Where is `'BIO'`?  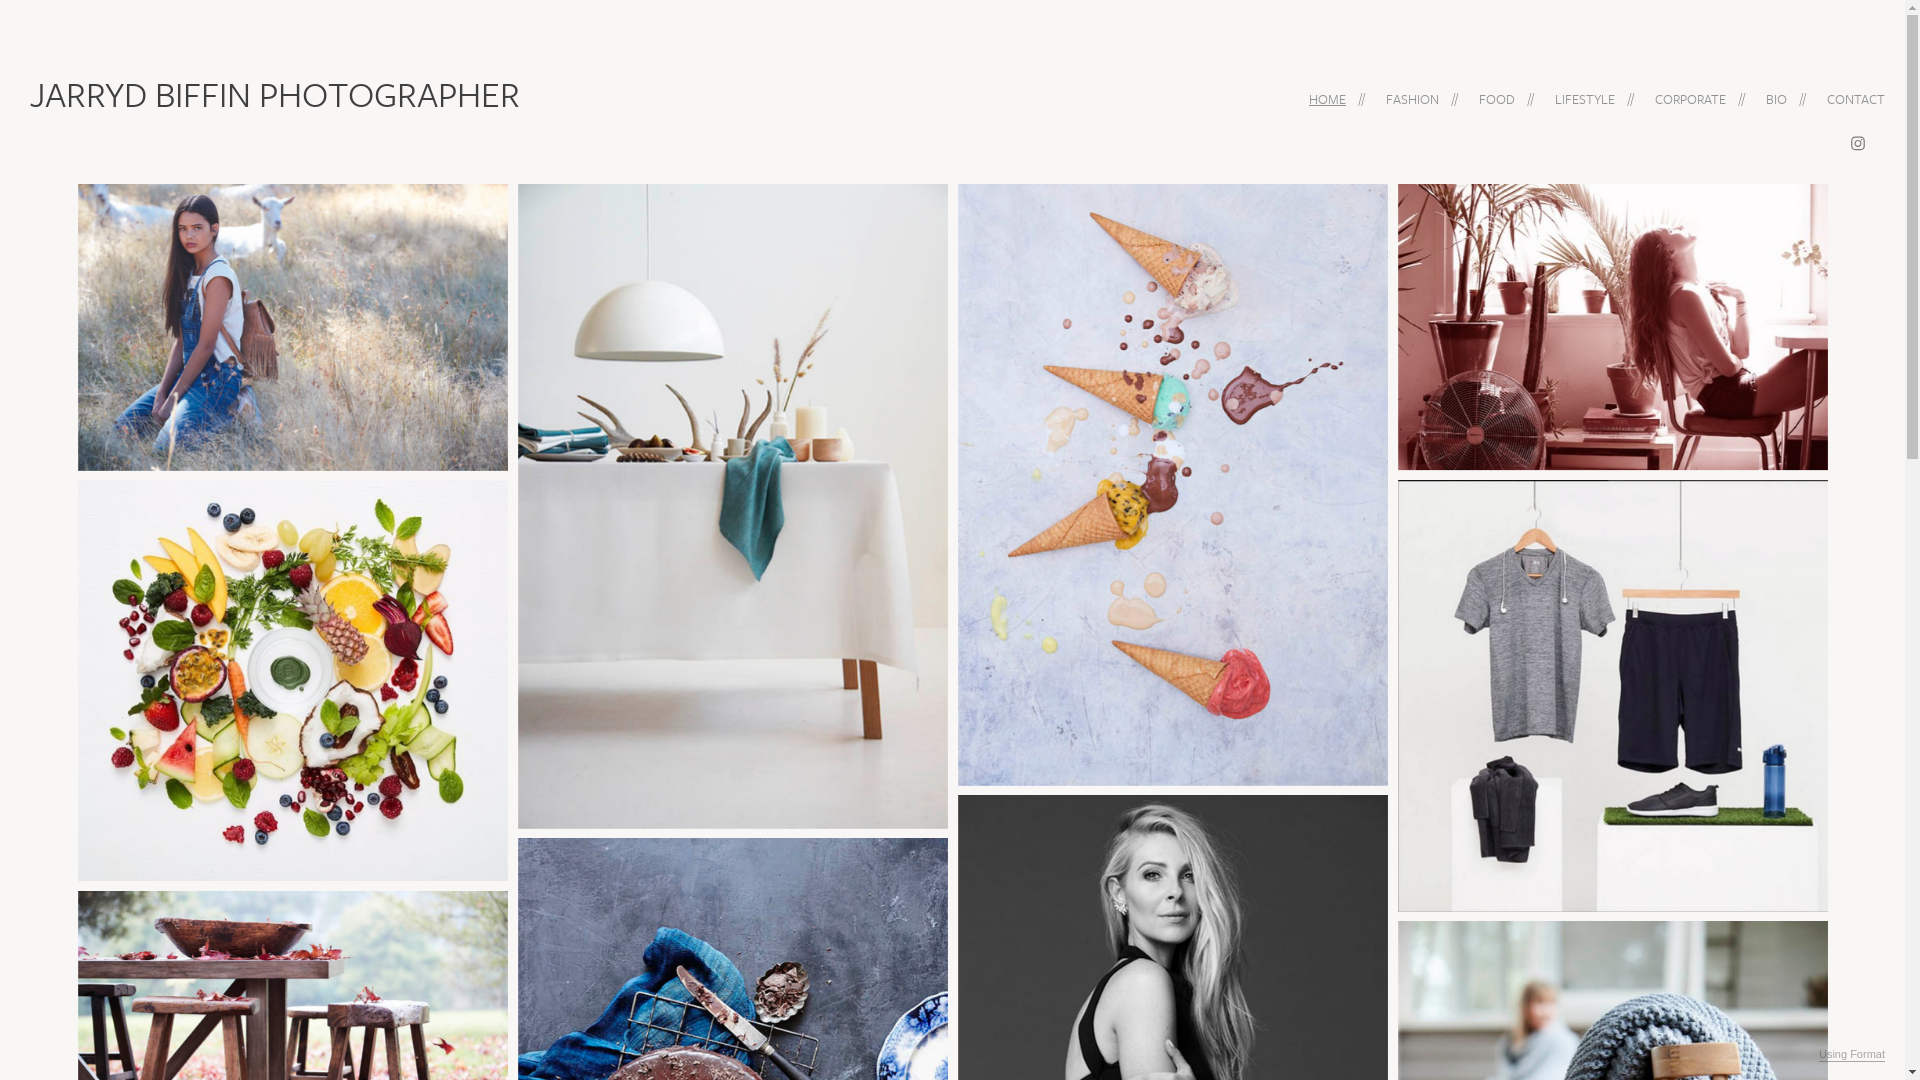
'BIO' is located at coordinates (1766, 96).